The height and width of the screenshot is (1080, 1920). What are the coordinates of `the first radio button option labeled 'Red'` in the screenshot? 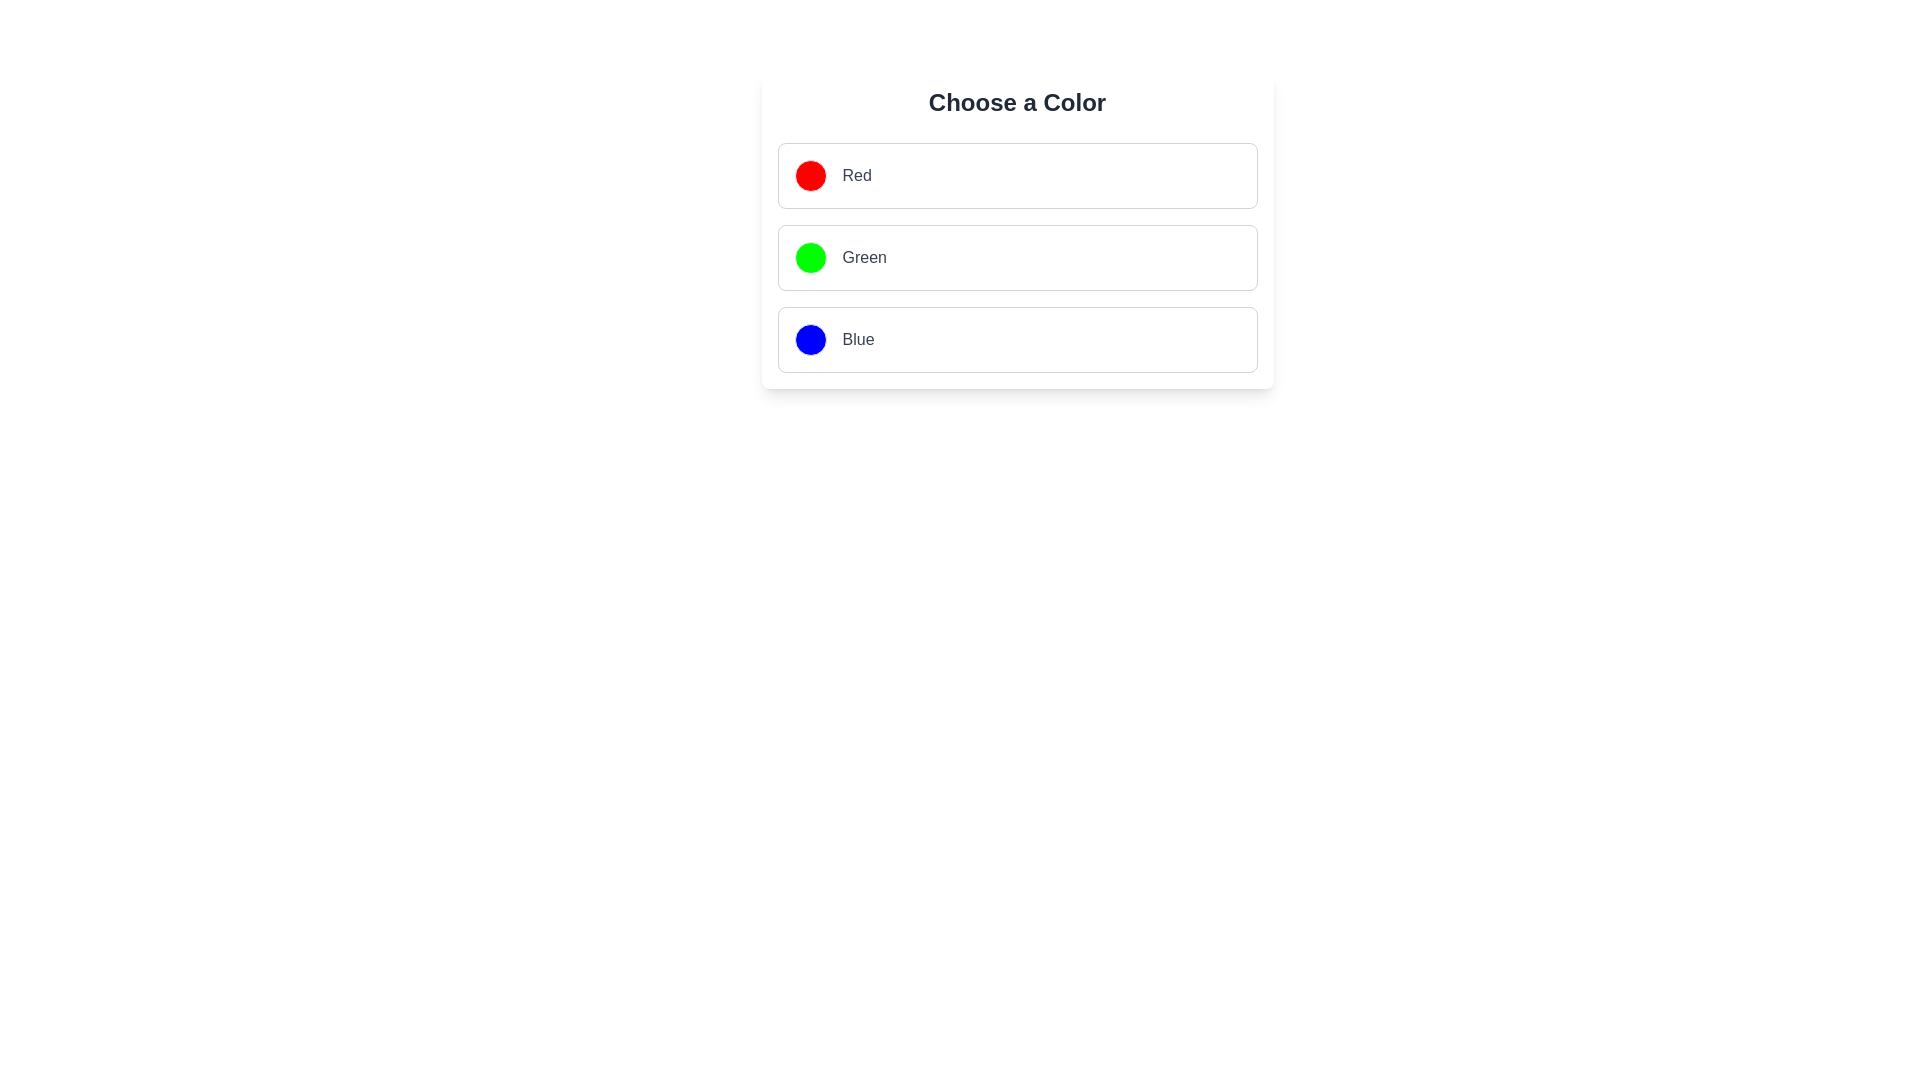 It's located at (1017, 175).